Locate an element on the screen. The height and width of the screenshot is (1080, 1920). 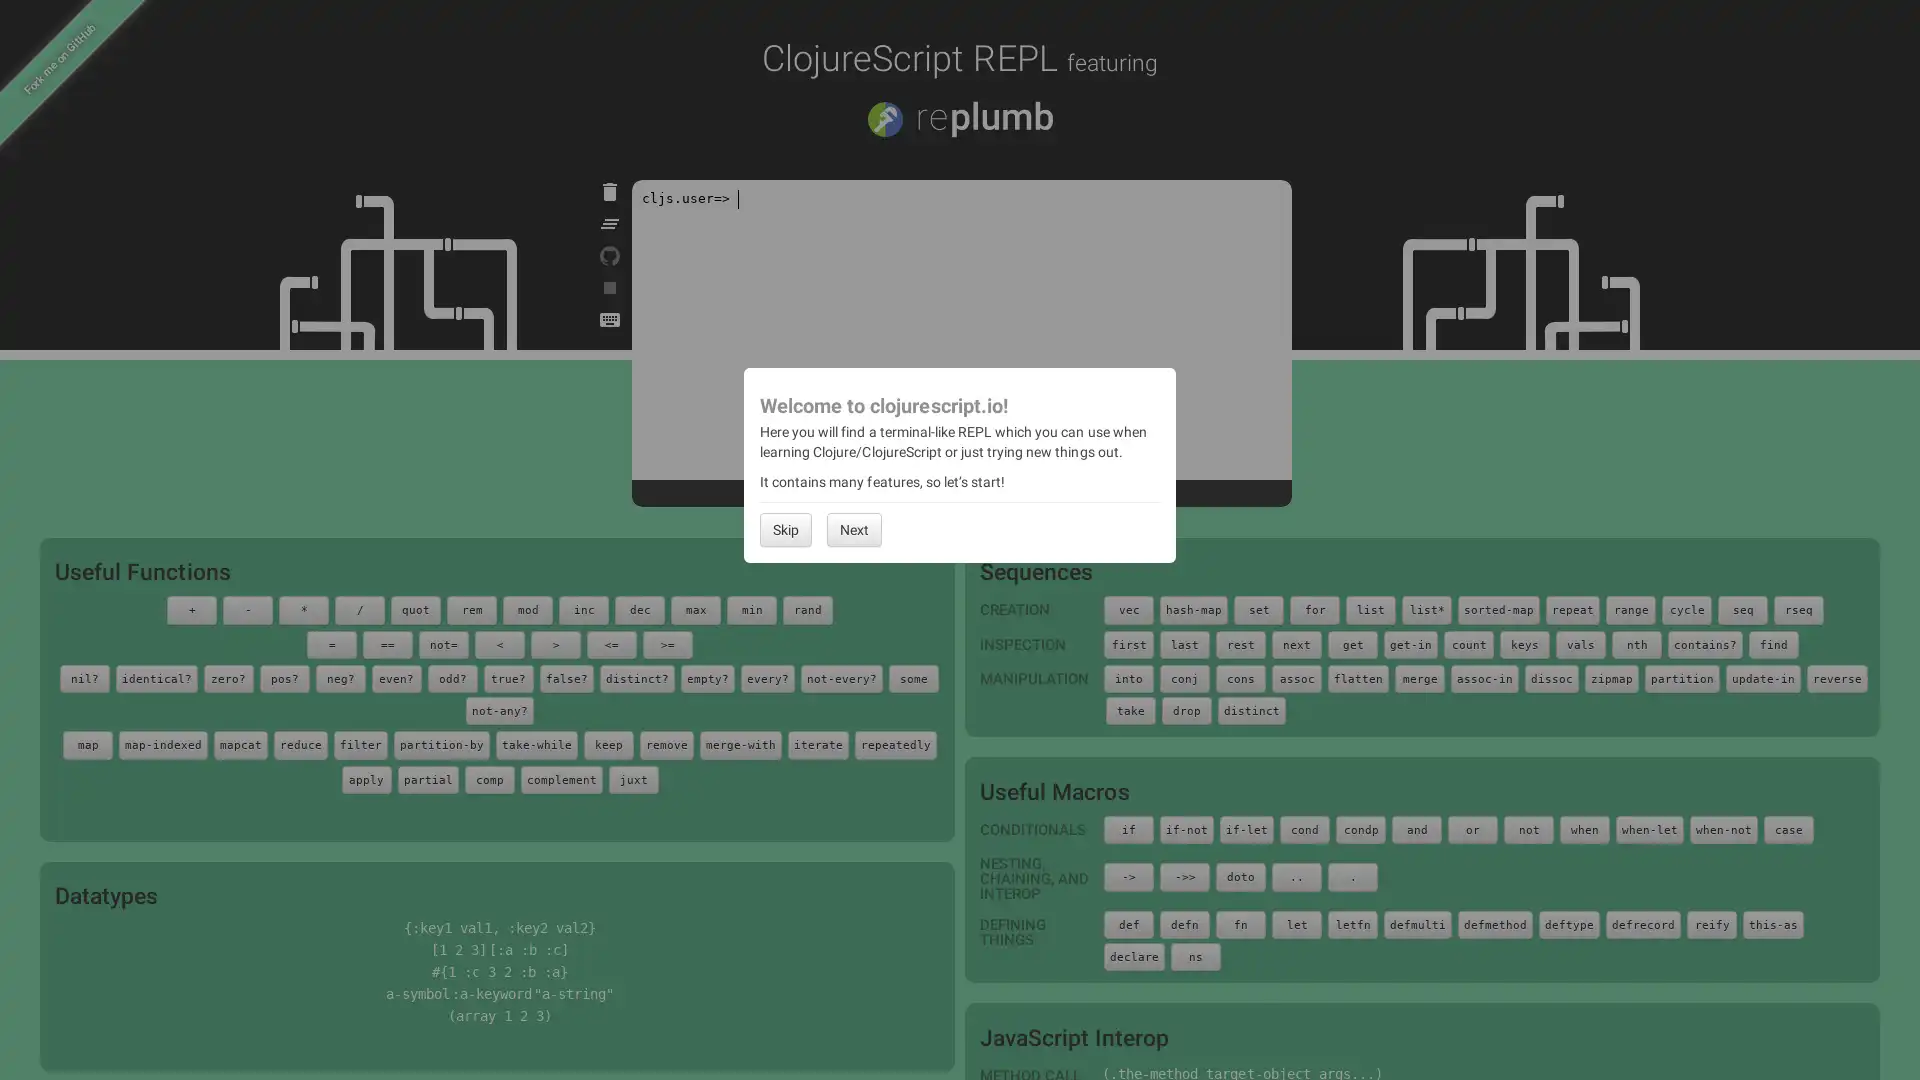
let is located at coordinates (1296, 924).